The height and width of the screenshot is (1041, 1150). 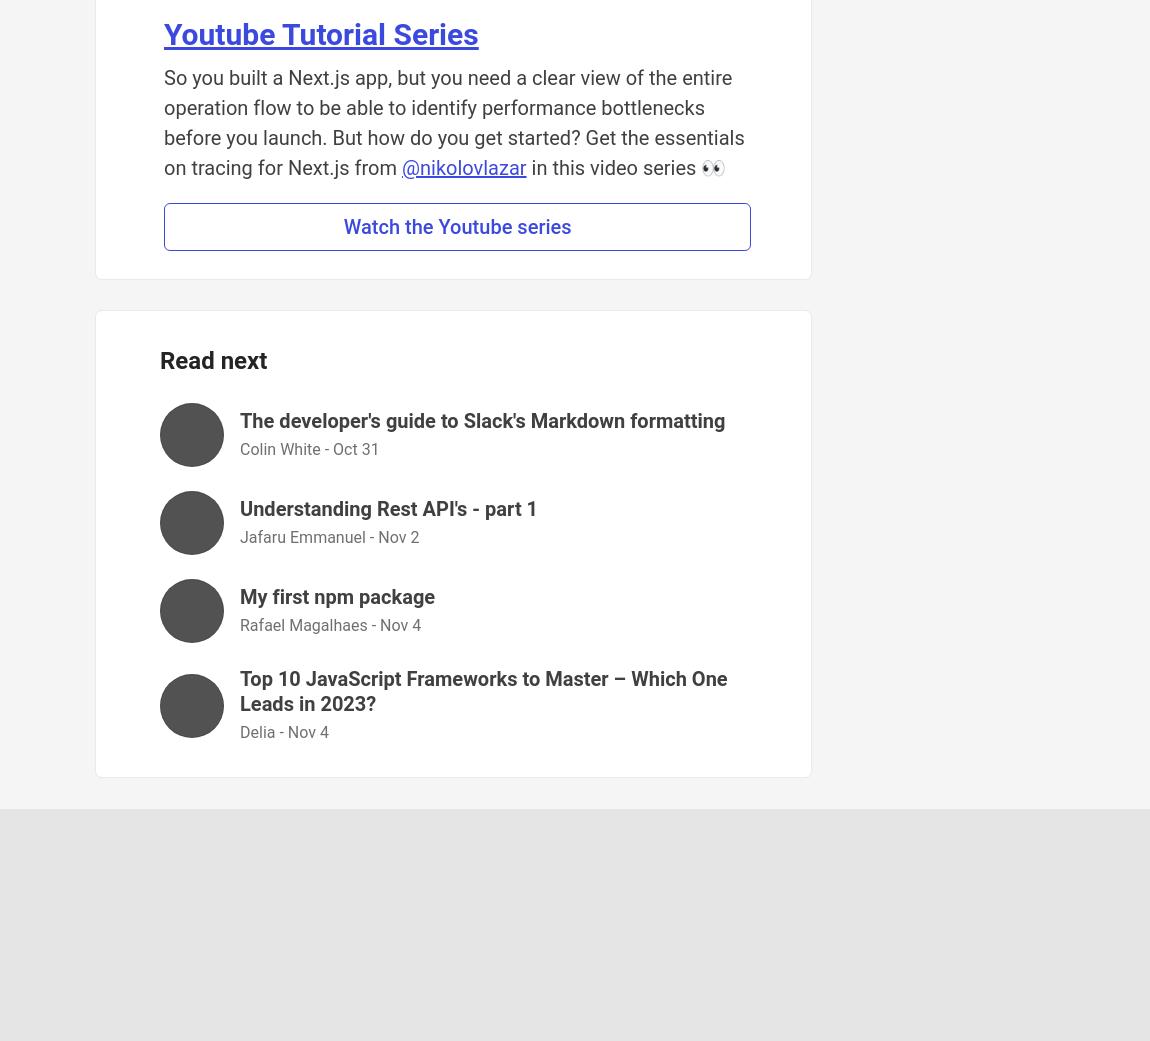 I want to click on 'open source', so click(x=453, y=958).